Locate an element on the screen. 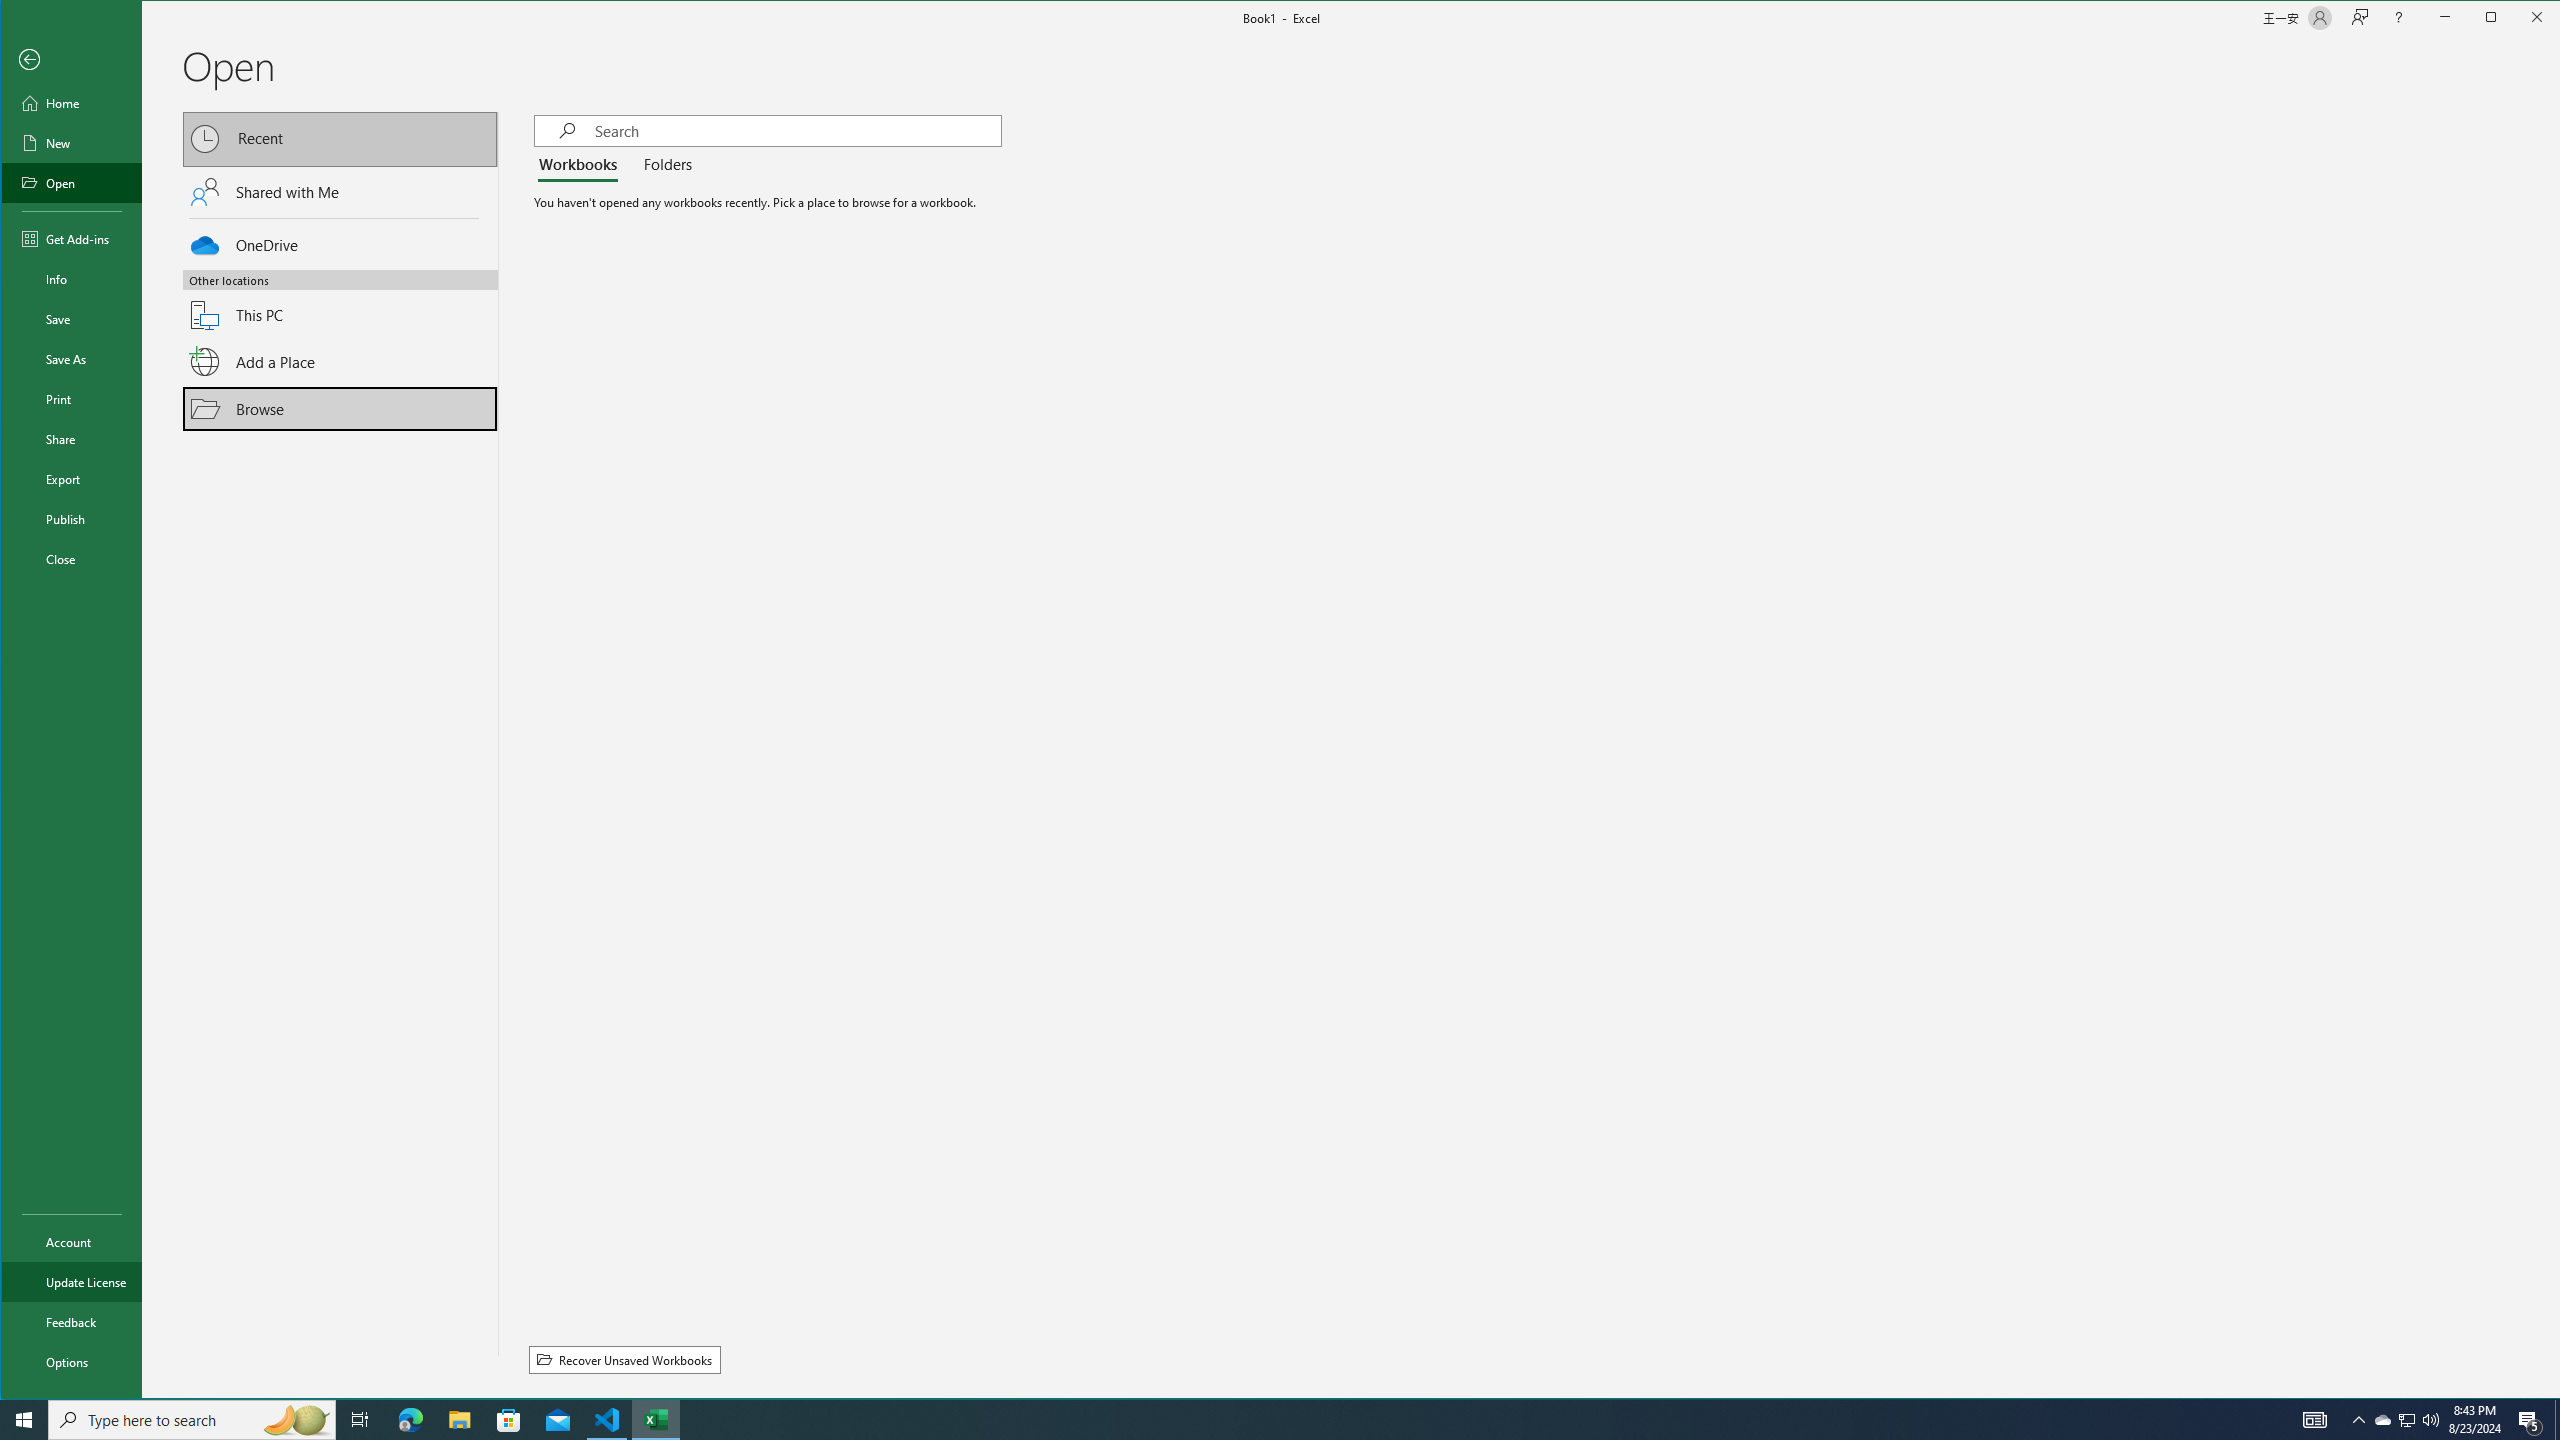 The width and height of the screenshot is (2560, 1440). 'OneDrive' is located at coordinates (339, 241).